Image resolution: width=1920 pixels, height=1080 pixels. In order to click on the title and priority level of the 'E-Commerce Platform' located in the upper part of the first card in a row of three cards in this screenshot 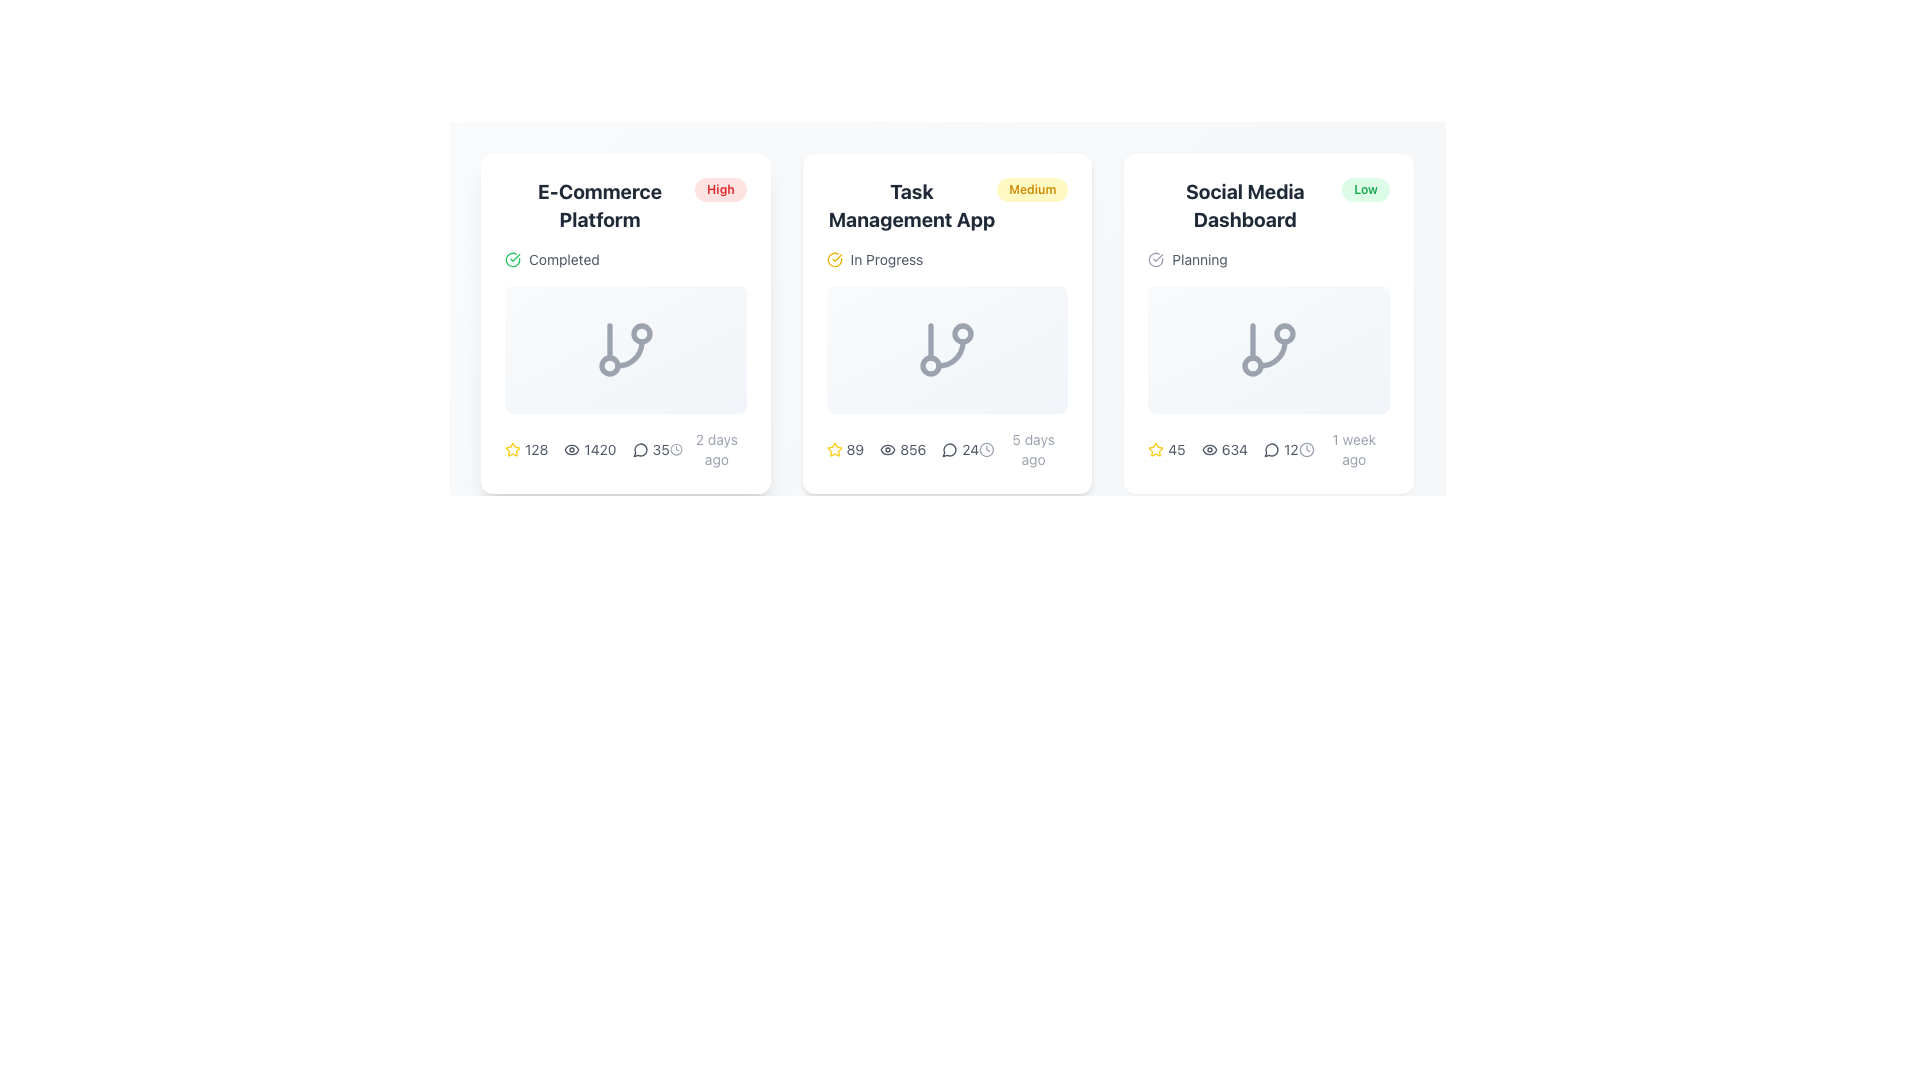, I will do `click(624, 205)`.